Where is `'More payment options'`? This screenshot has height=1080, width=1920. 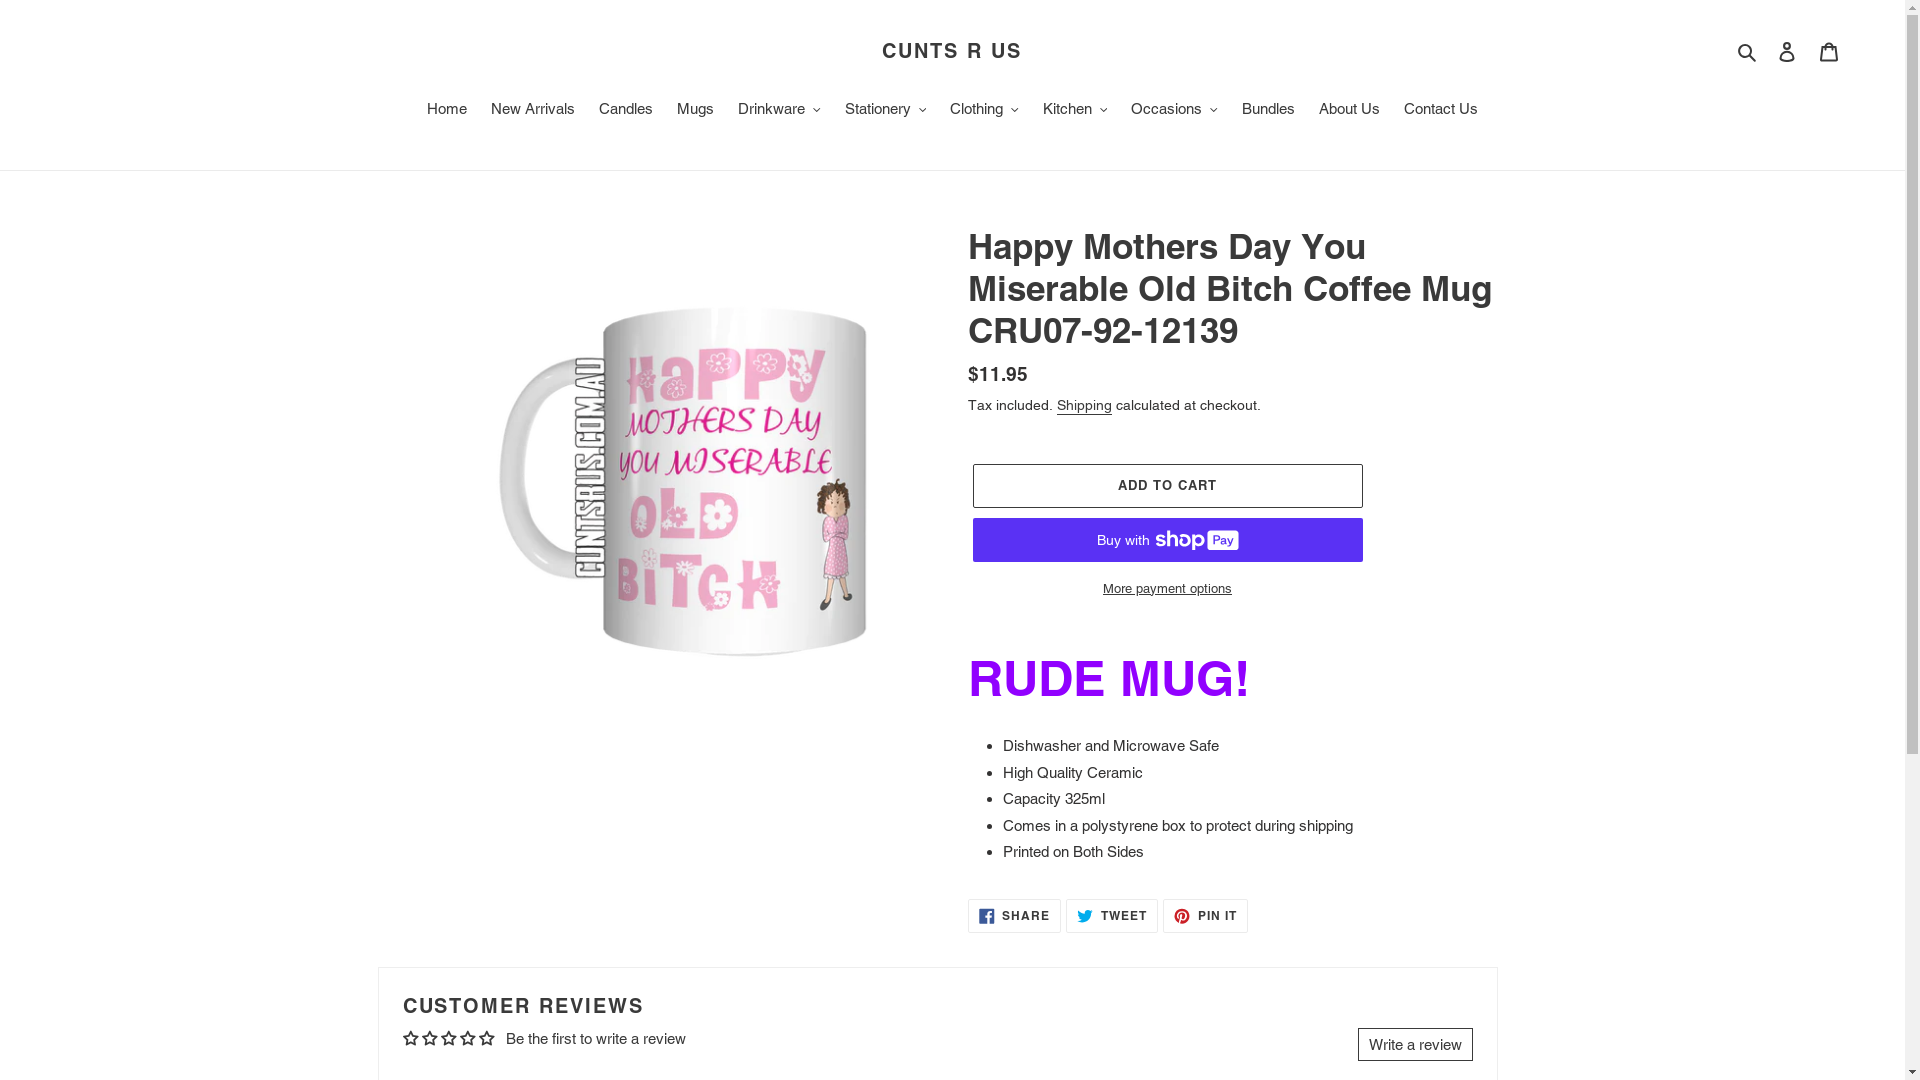 'More payment options' is located at coordinates (1166, 588).